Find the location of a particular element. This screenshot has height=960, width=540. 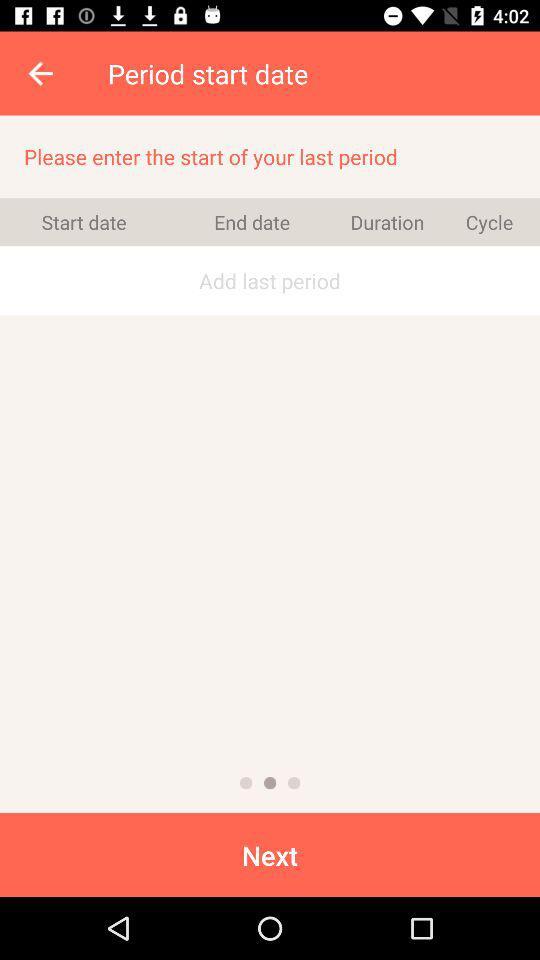

the next is located at coordinates (270, 853).